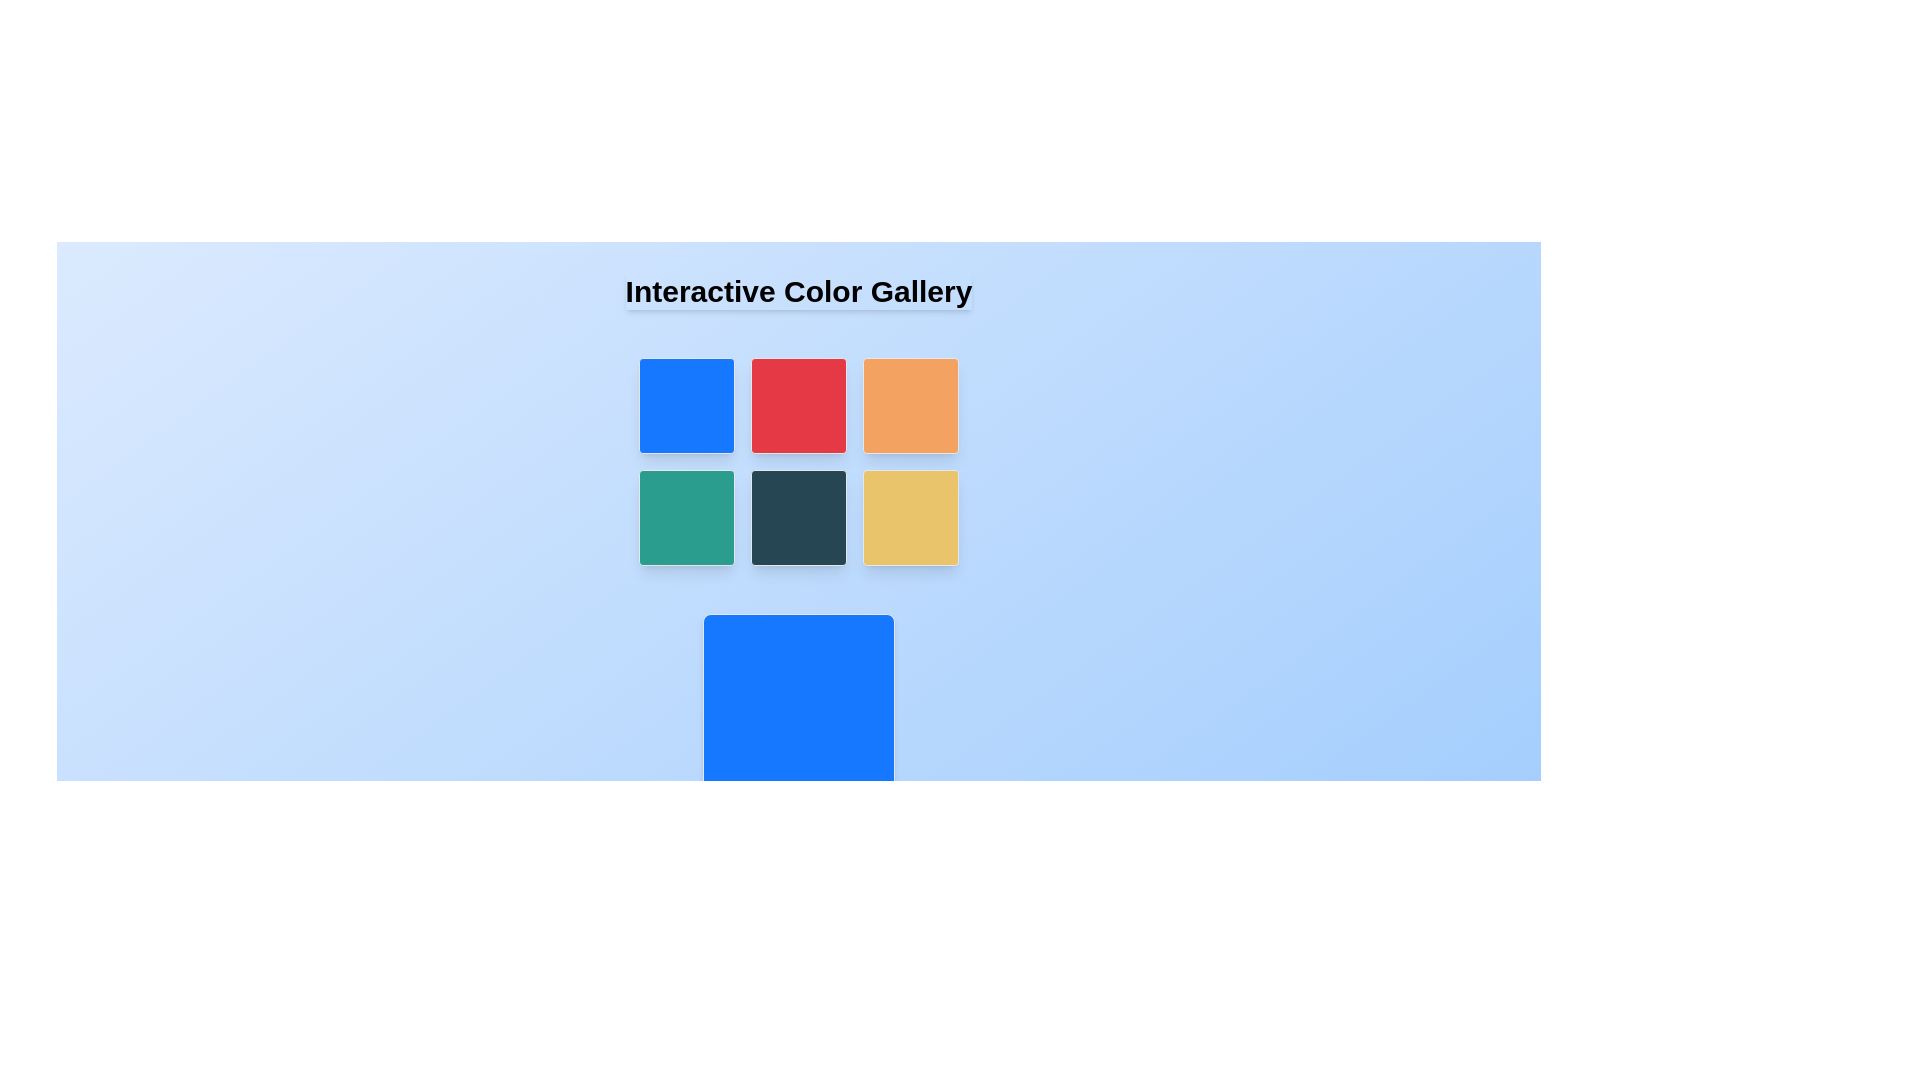 The width and height of the screenshot is (1920, 1080). Describe the element at coordinates (686, 405) in the screenshot. I see `to select or activate the blue square button with rounded corners located in the top-left corner of the interactive grid` at that location.